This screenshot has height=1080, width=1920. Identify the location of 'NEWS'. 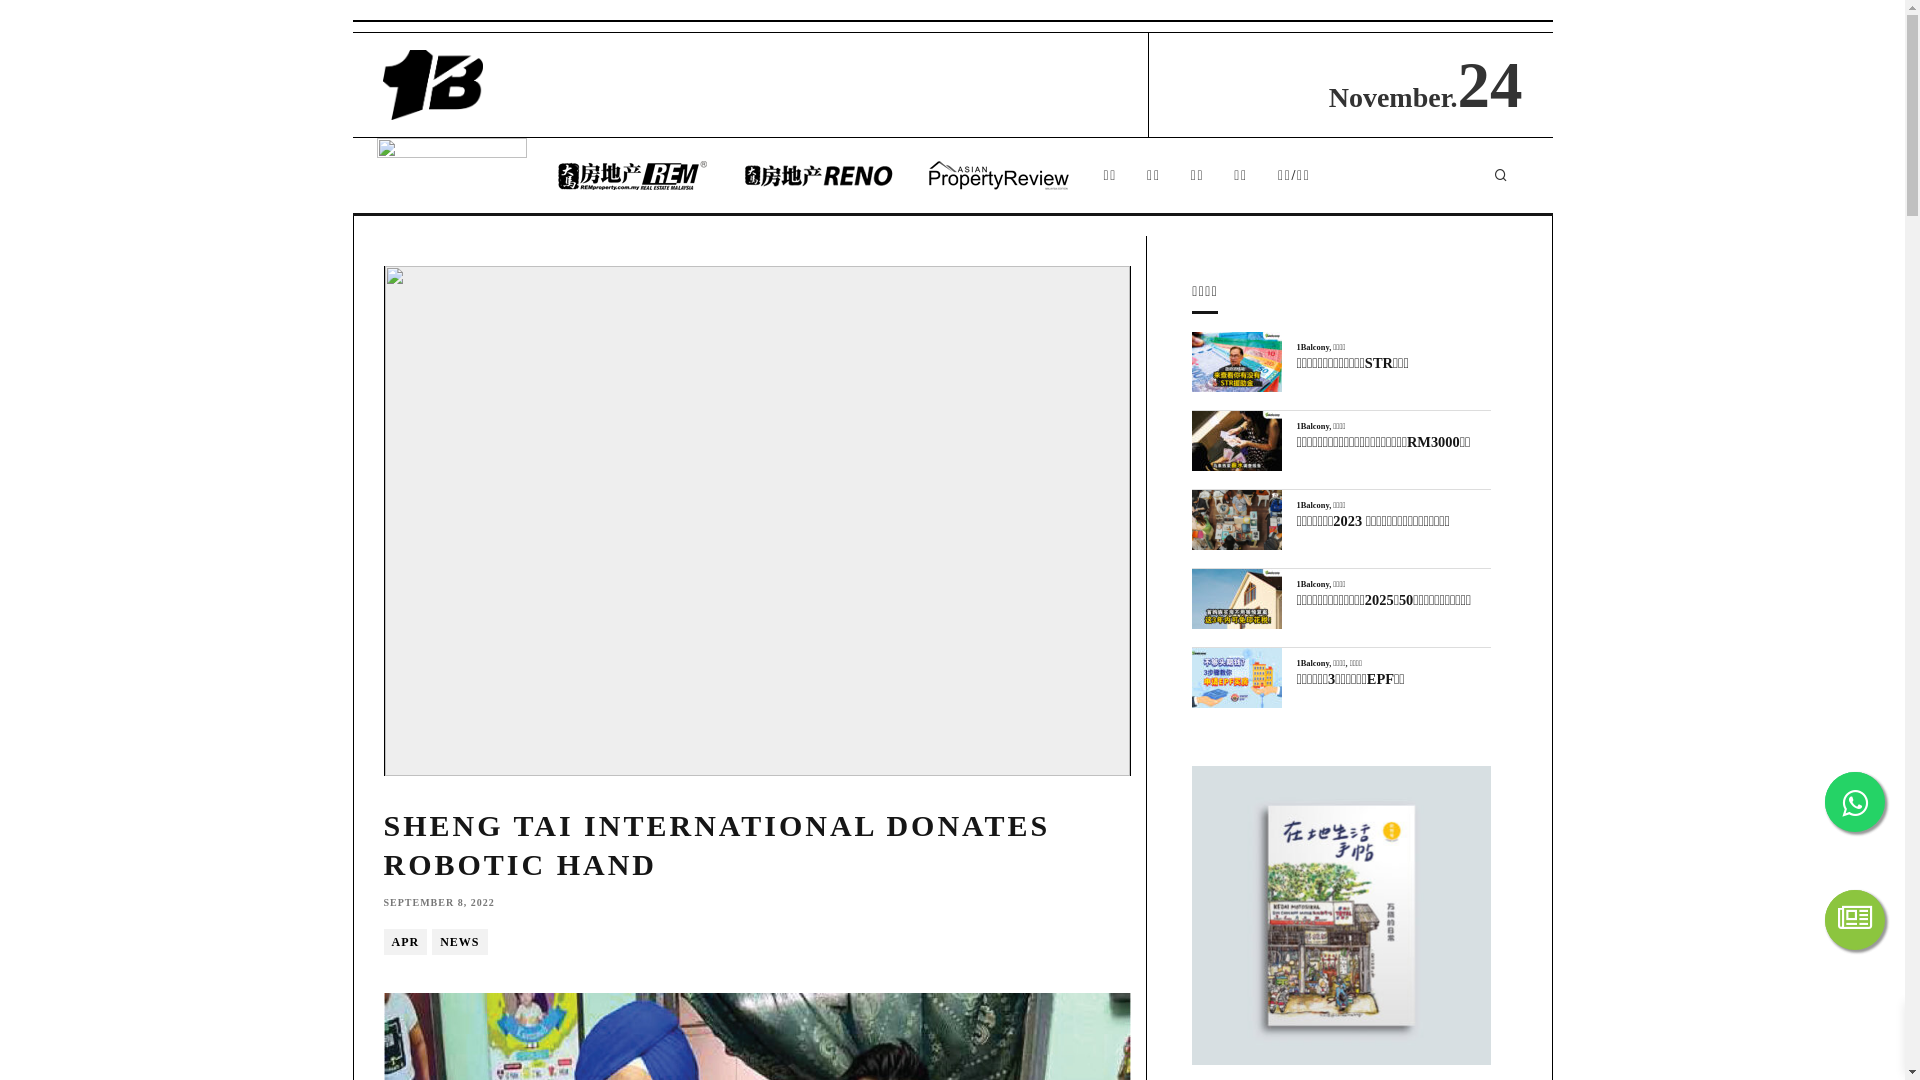
(458, 941).